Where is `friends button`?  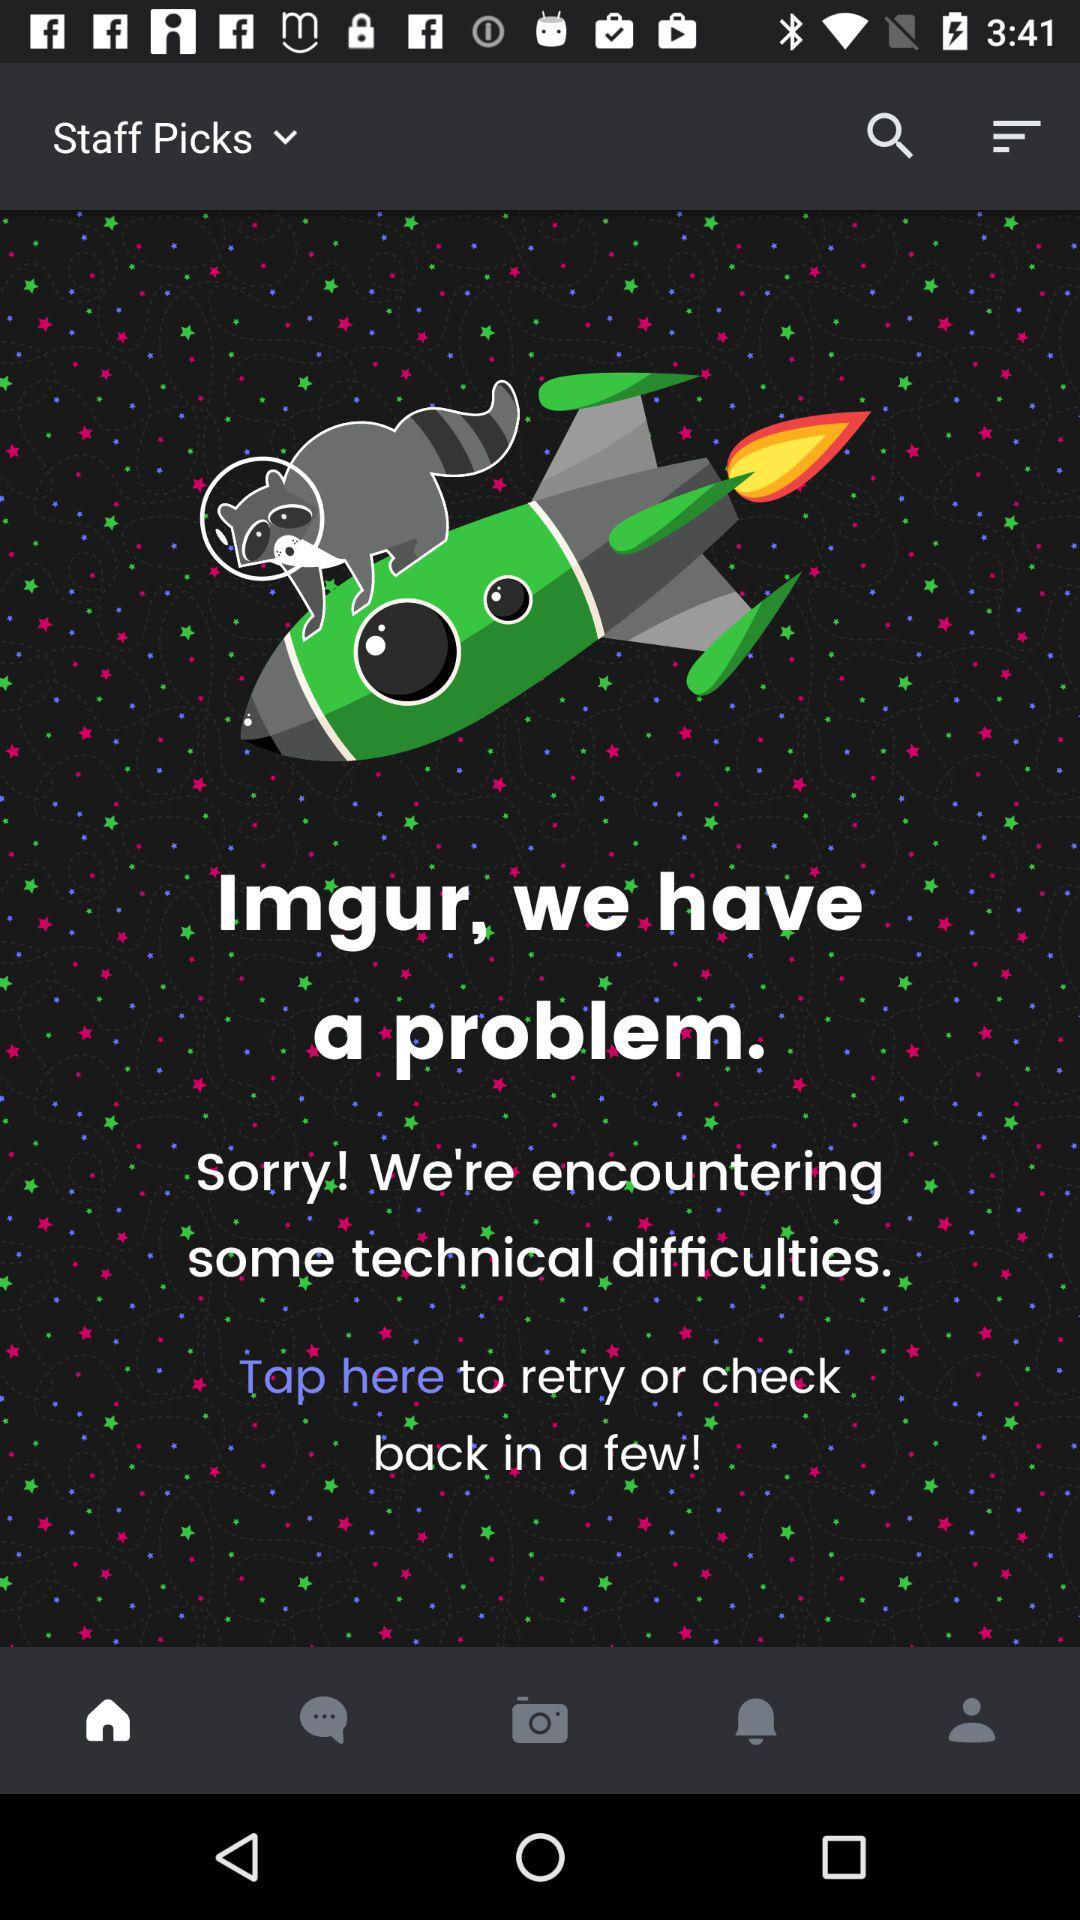
friends button is located at coordinates (971, 1719).